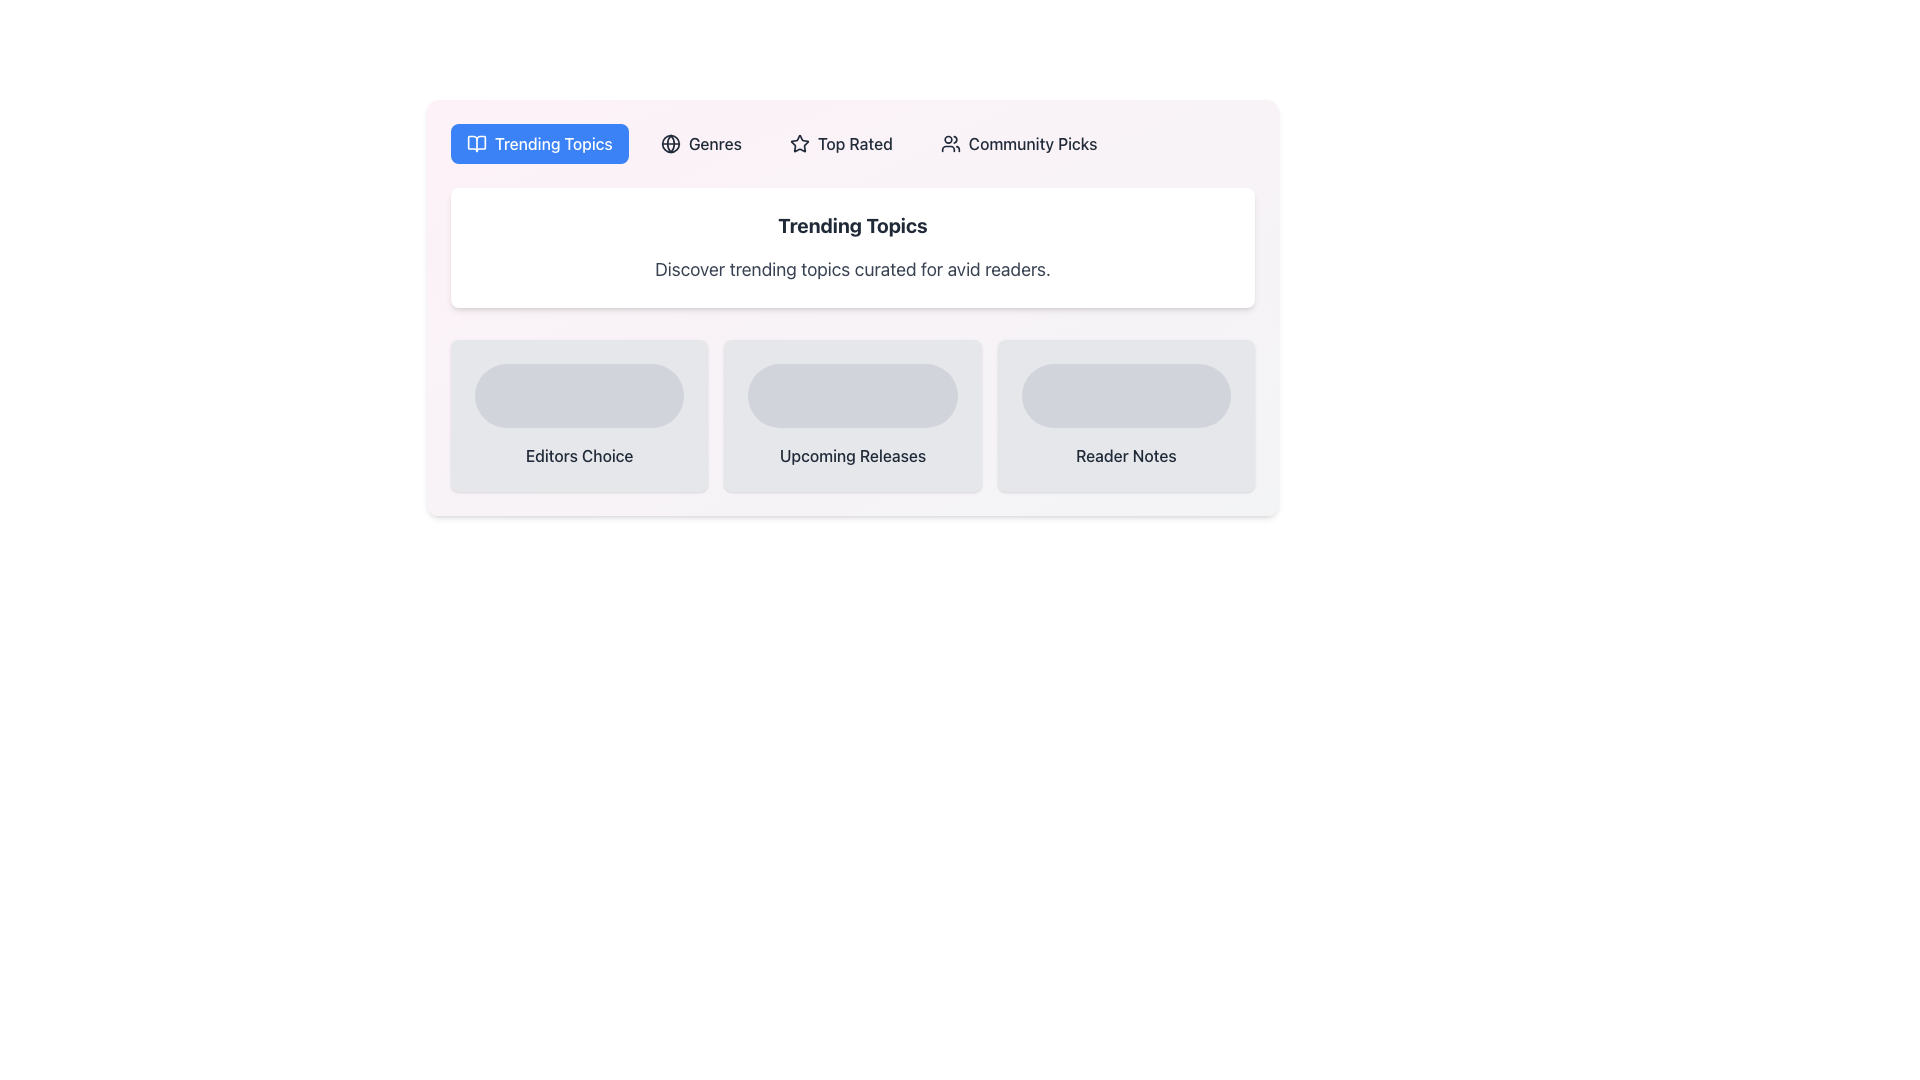 Image resolution: width=1920 pixels, height=1080 pixels. Describe the element at coordinates (853, 270) in the screenshot. I see `the text display that reads 'Discover trending topics curated for avid readers.' which is centrally aligned below the heading 'Trending Topics'` at that location.